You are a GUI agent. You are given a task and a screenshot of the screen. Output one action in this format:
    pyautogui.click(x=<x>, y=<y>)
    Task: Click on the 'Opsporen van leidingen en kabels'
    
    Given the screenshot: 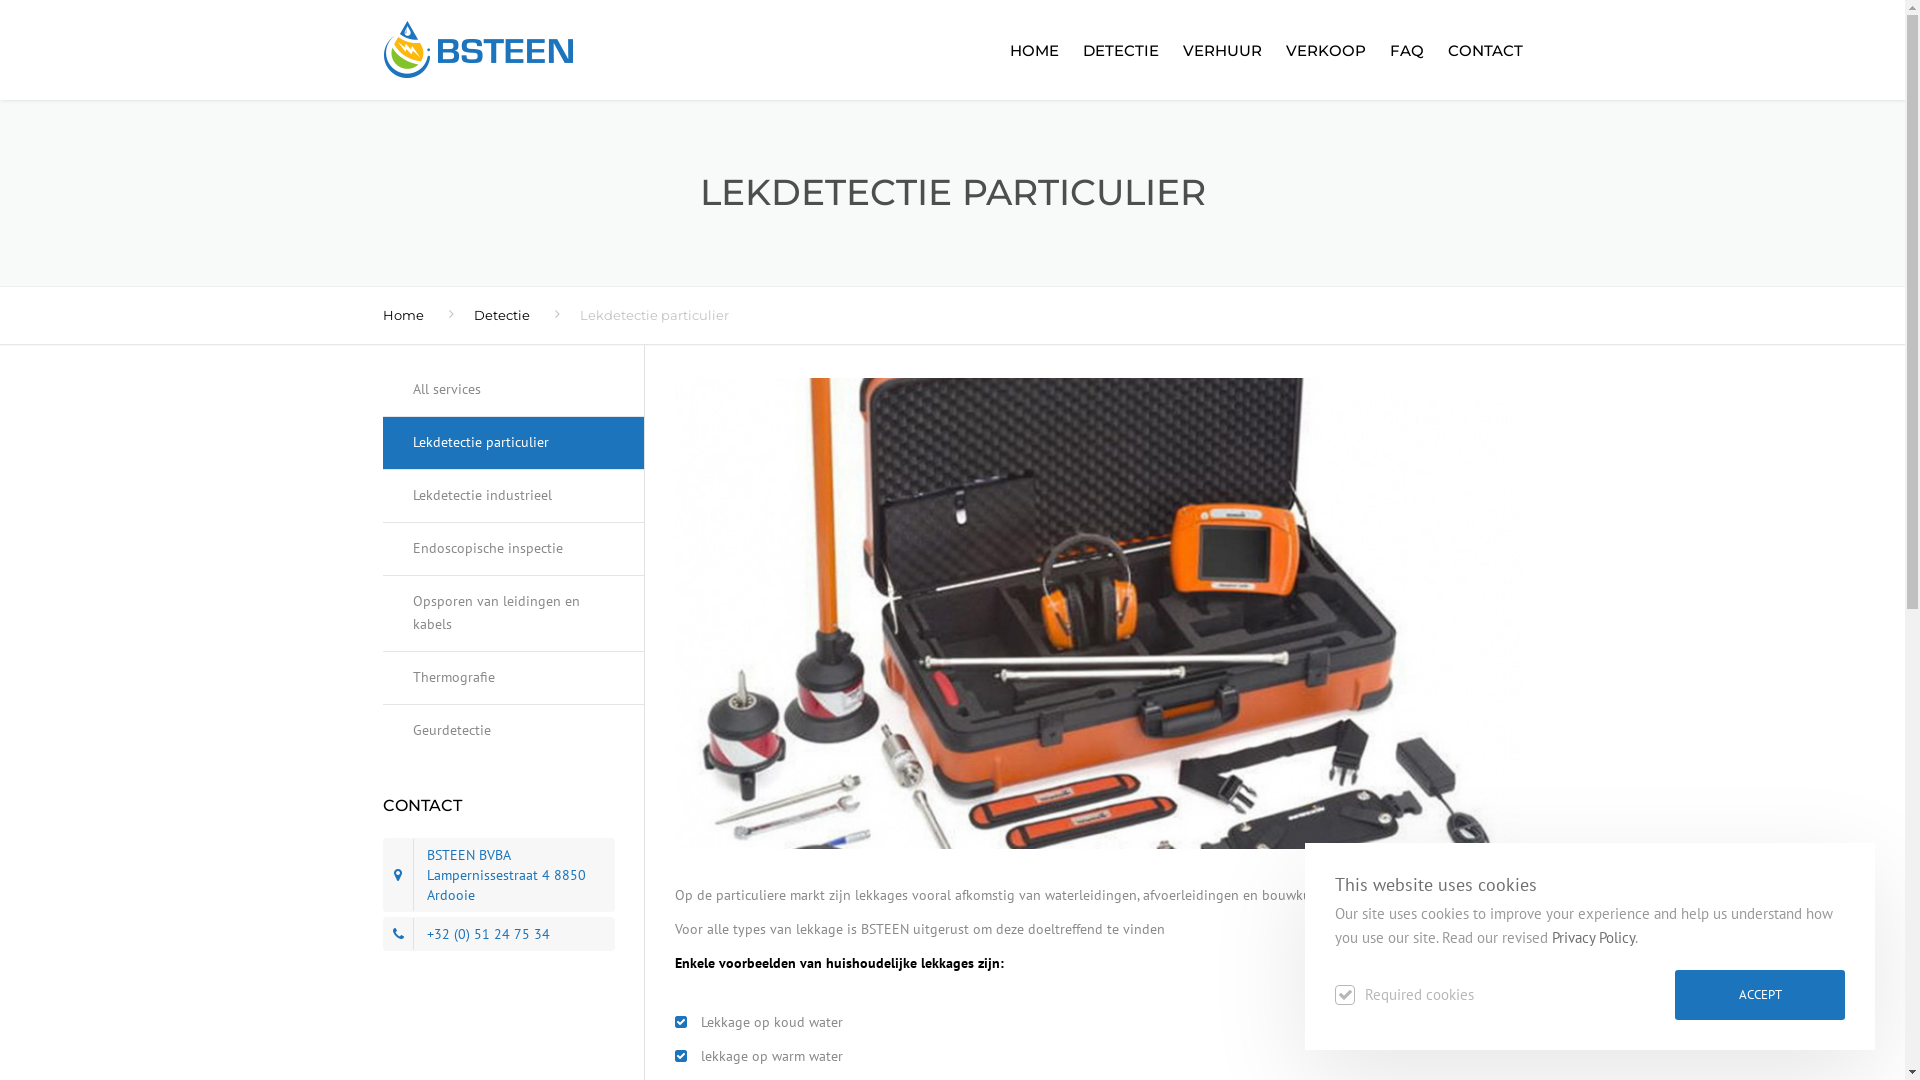 What is the action you would take?
    pyautogui.click(x=513, y=613)
    